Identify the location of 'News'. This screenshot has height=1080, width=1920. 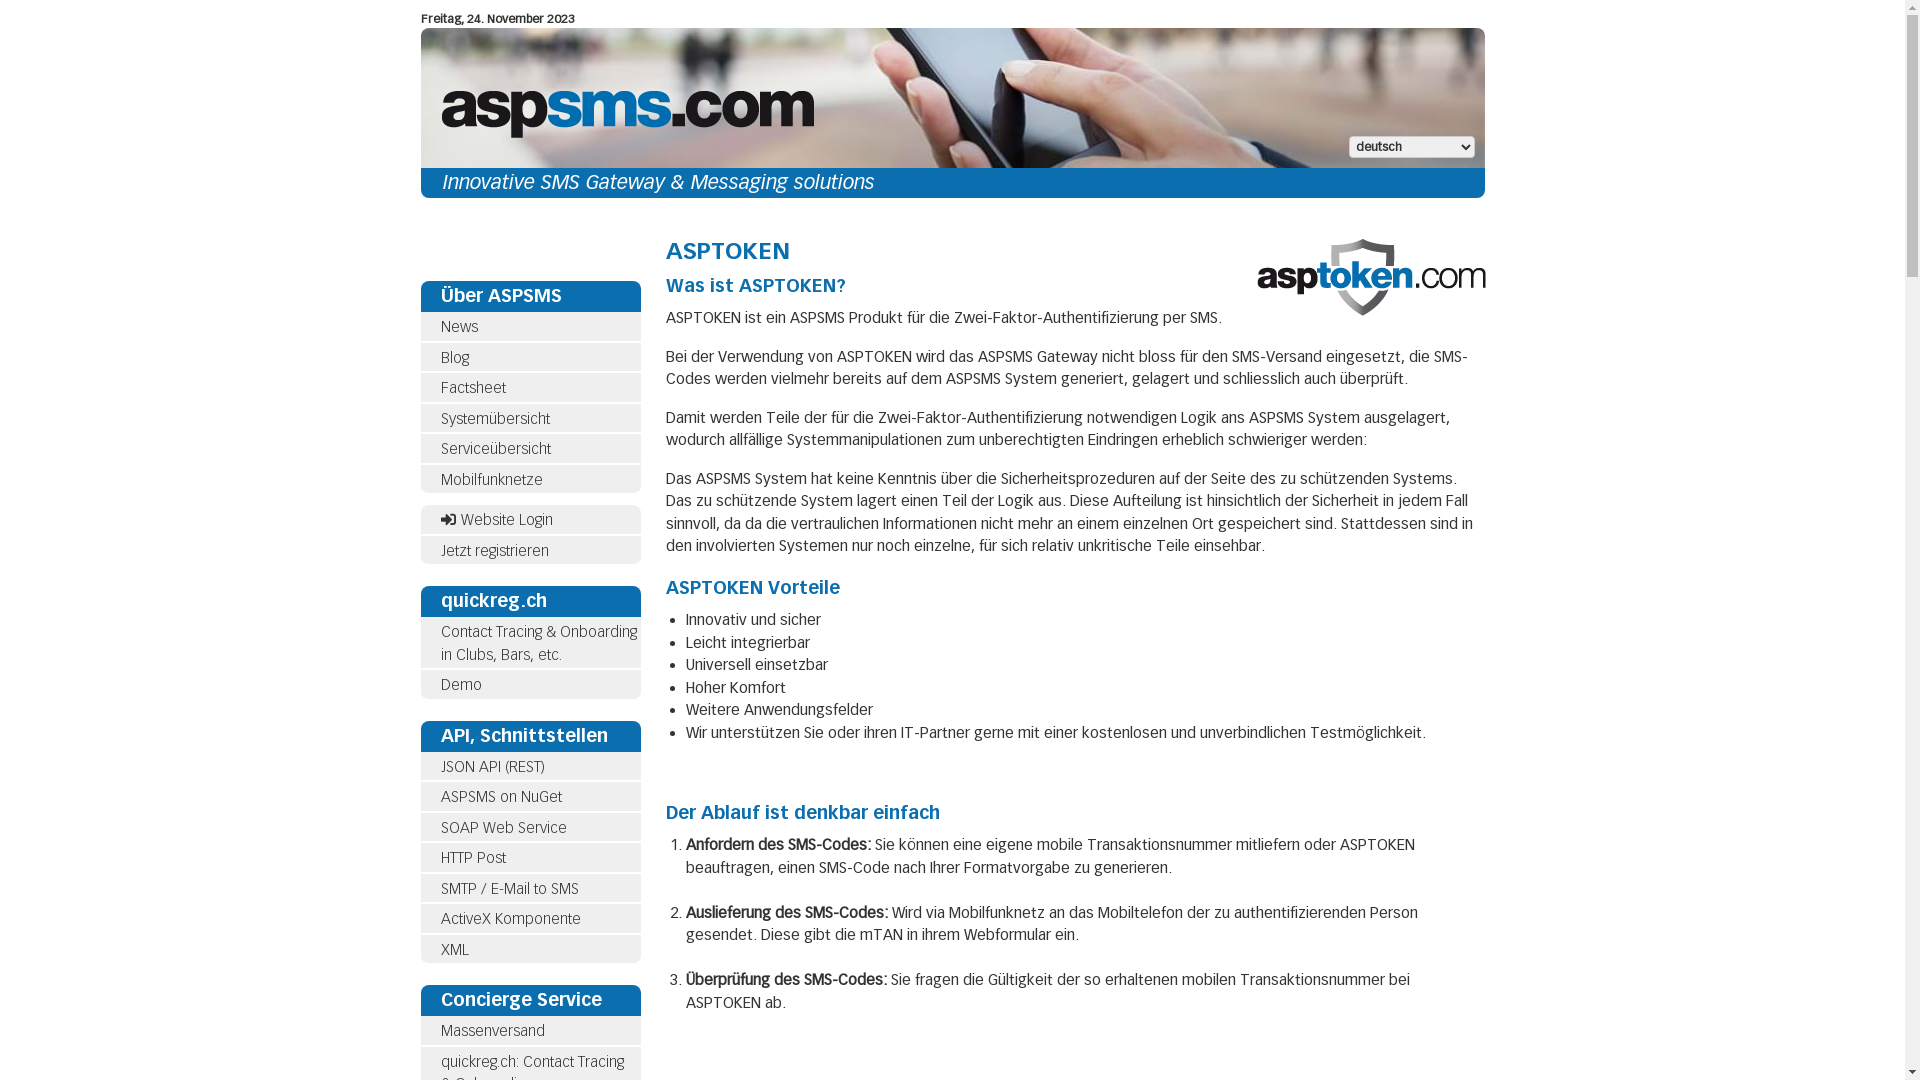
(529, 326).